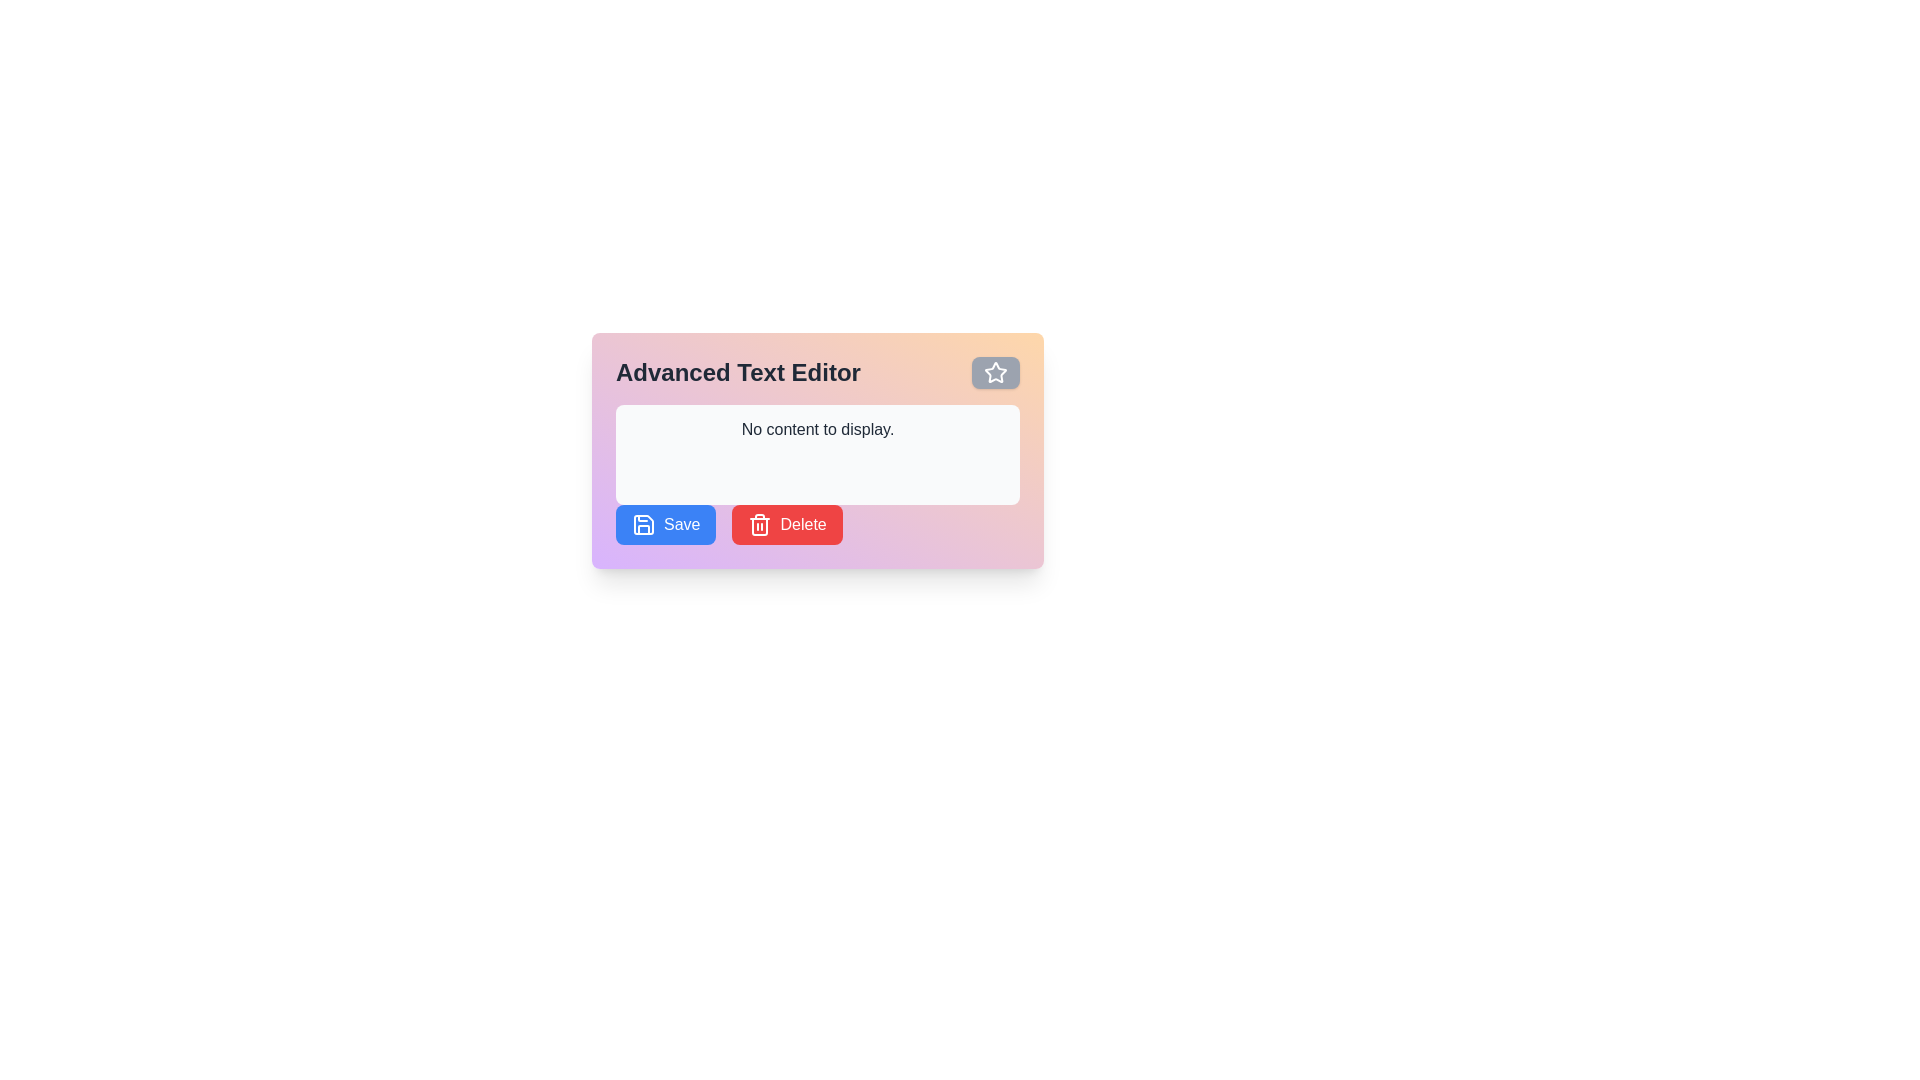  What do you see at coordinates (996, 373) in the screenshot?
I see `the star-shaped icon with a hollow outline located at the top-right corner of the 'Advanced Text Editor' interface` at bounding box center [996, 373].